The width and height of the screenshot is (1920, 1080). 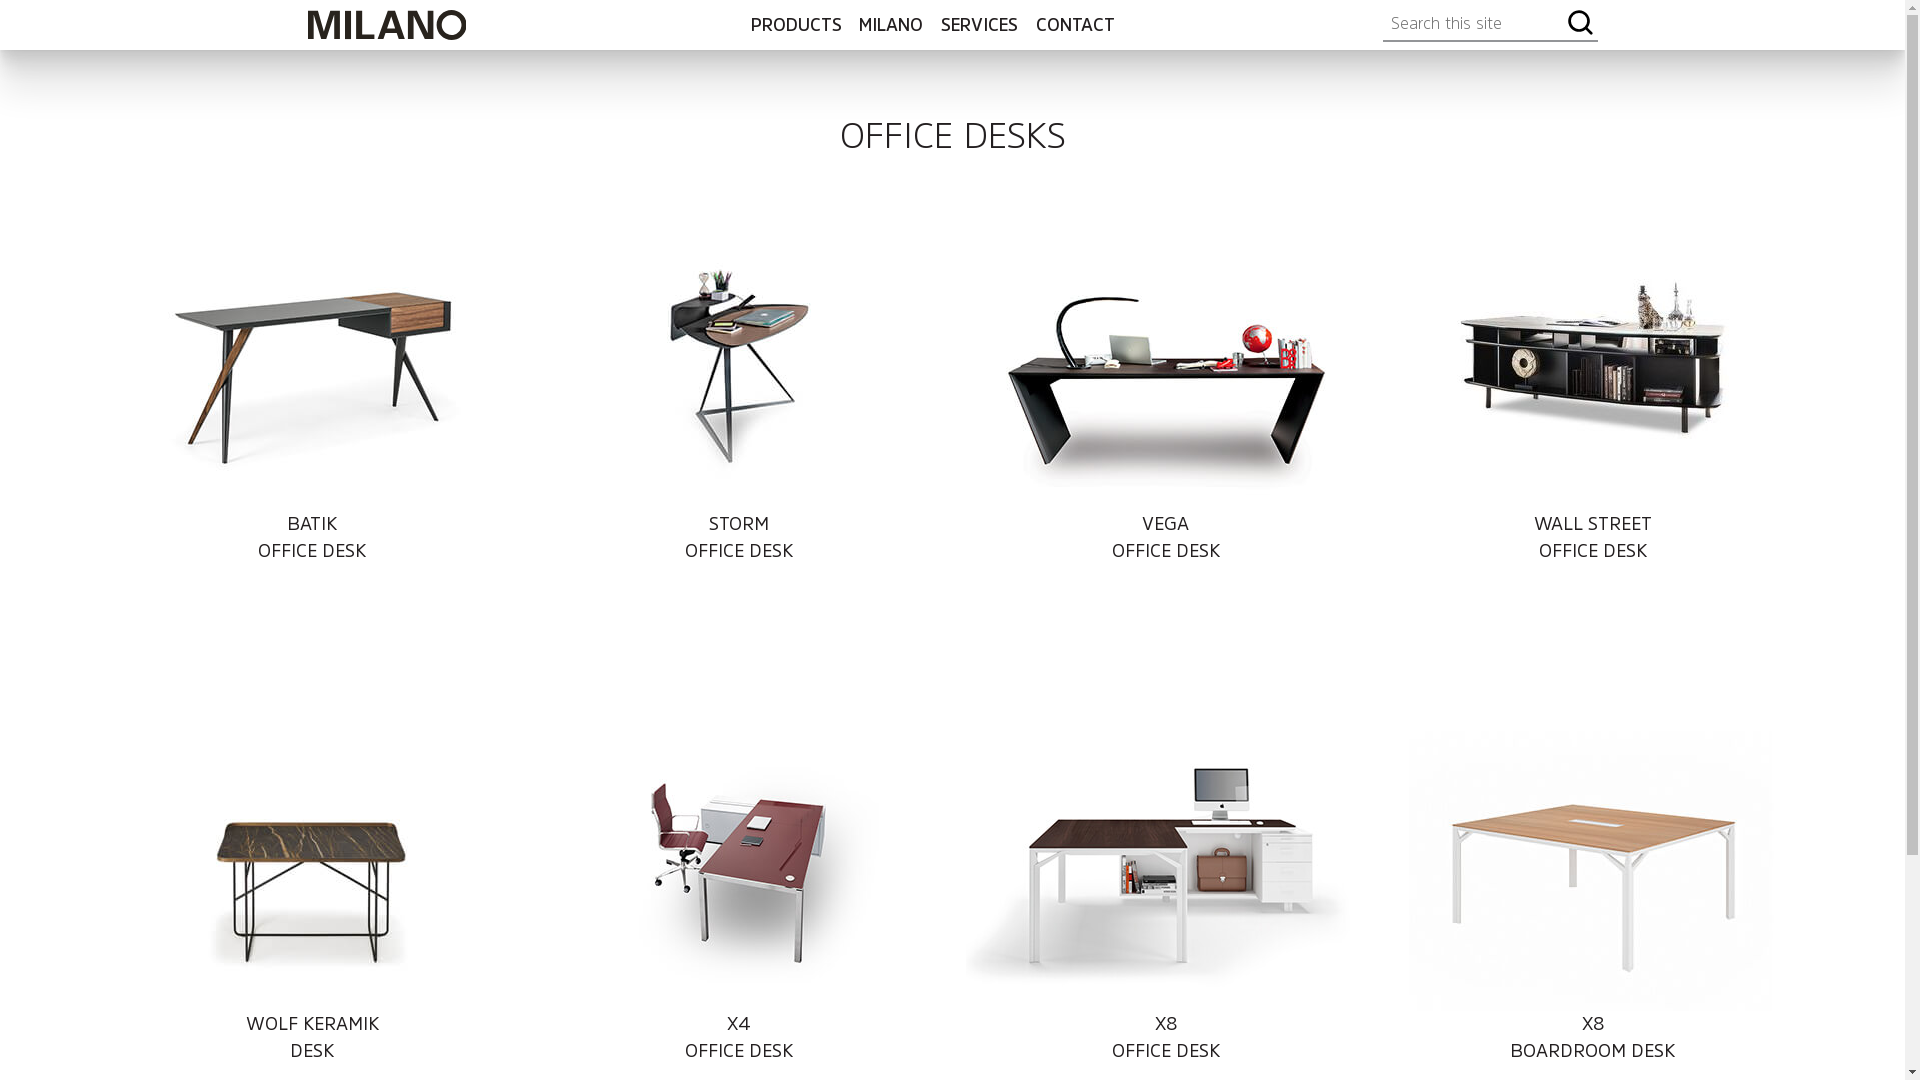 I want to click on 'Storm Office Desk', so click(x=738, y=370).